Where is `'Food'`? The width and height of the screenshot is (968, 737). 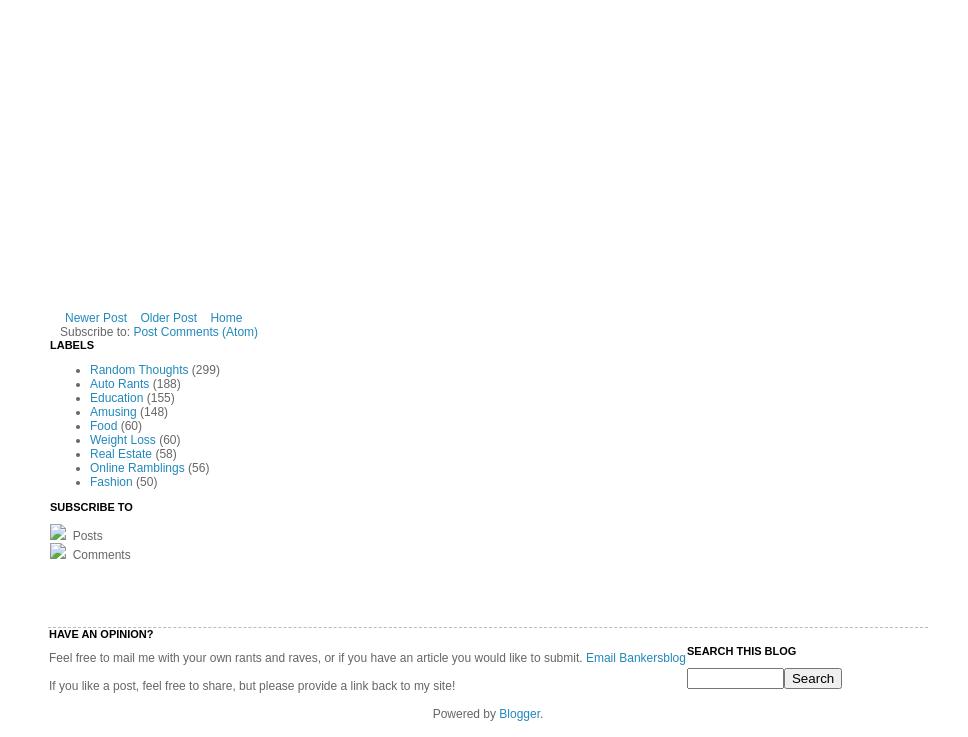 'Food' is located at coordinates (103, 424).